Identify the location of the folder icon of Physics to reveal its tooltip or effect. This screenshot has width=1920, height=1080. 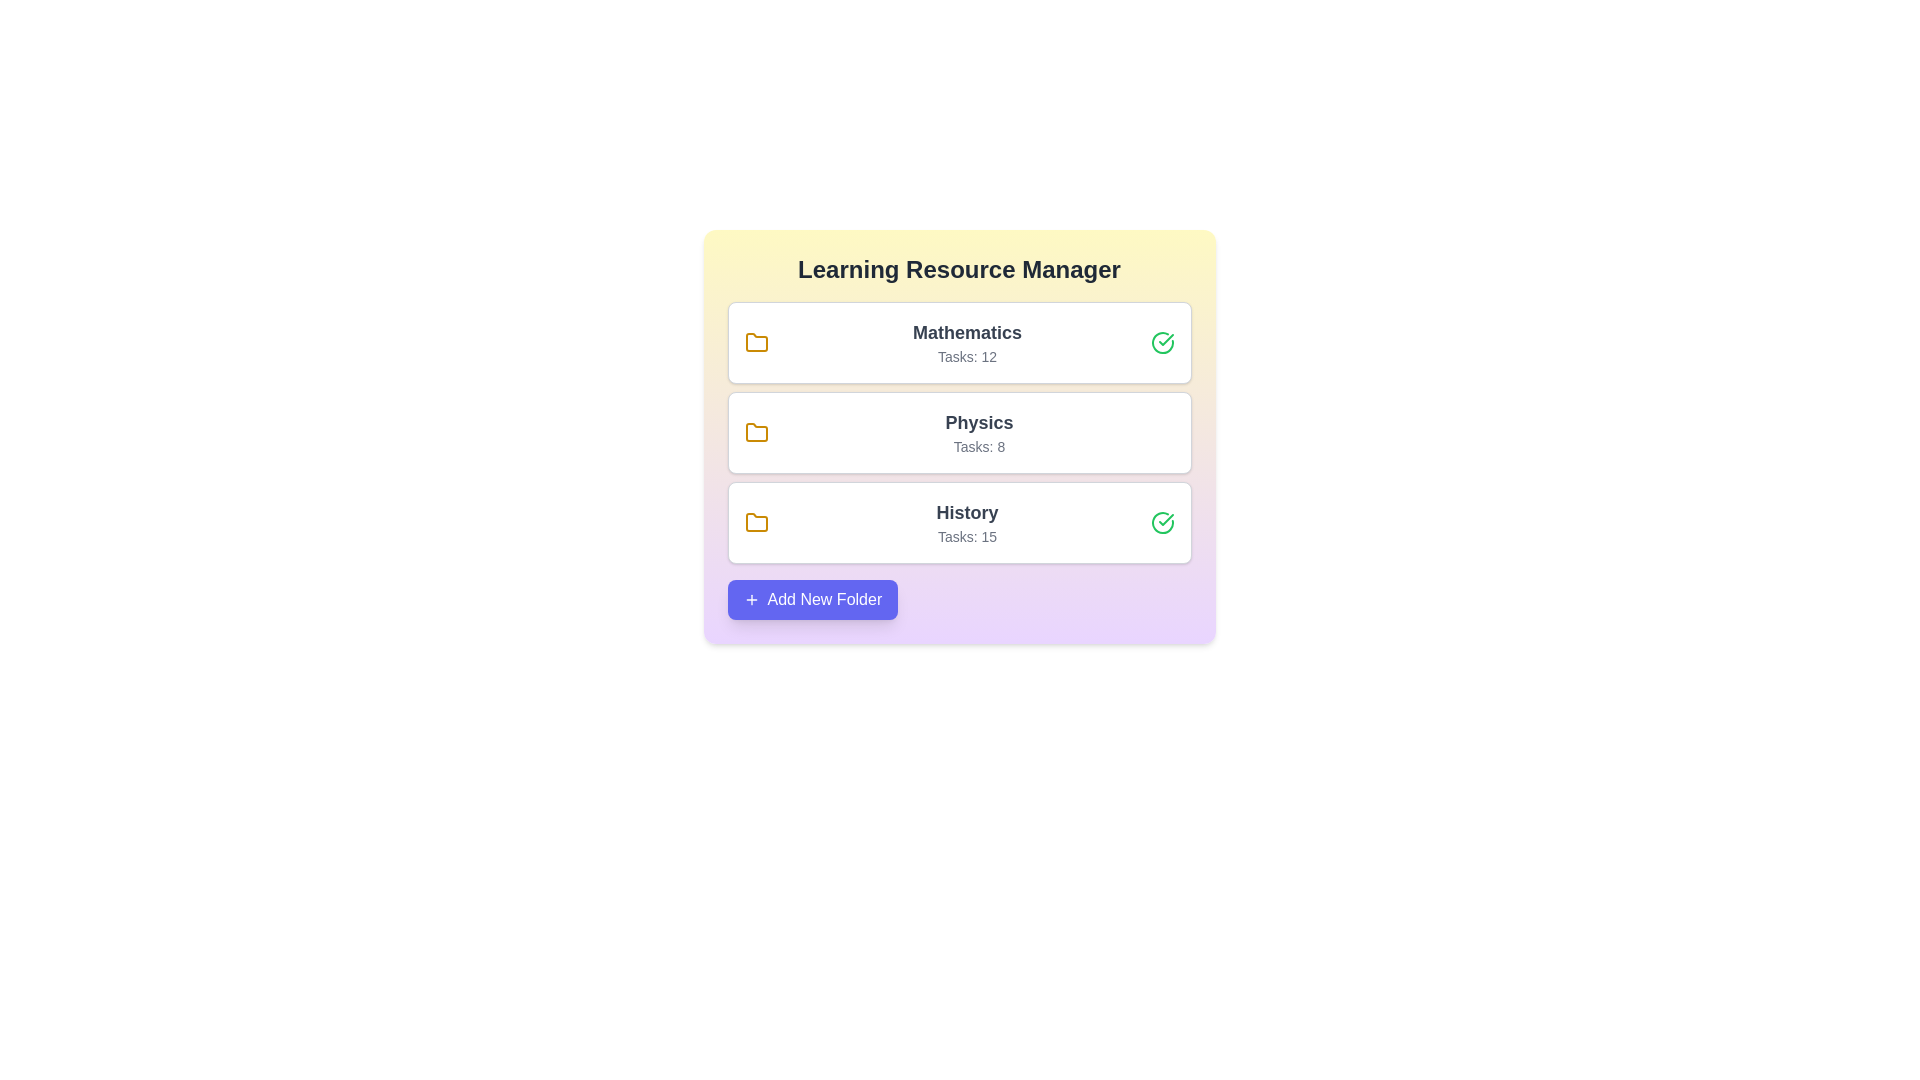
(755, 431).